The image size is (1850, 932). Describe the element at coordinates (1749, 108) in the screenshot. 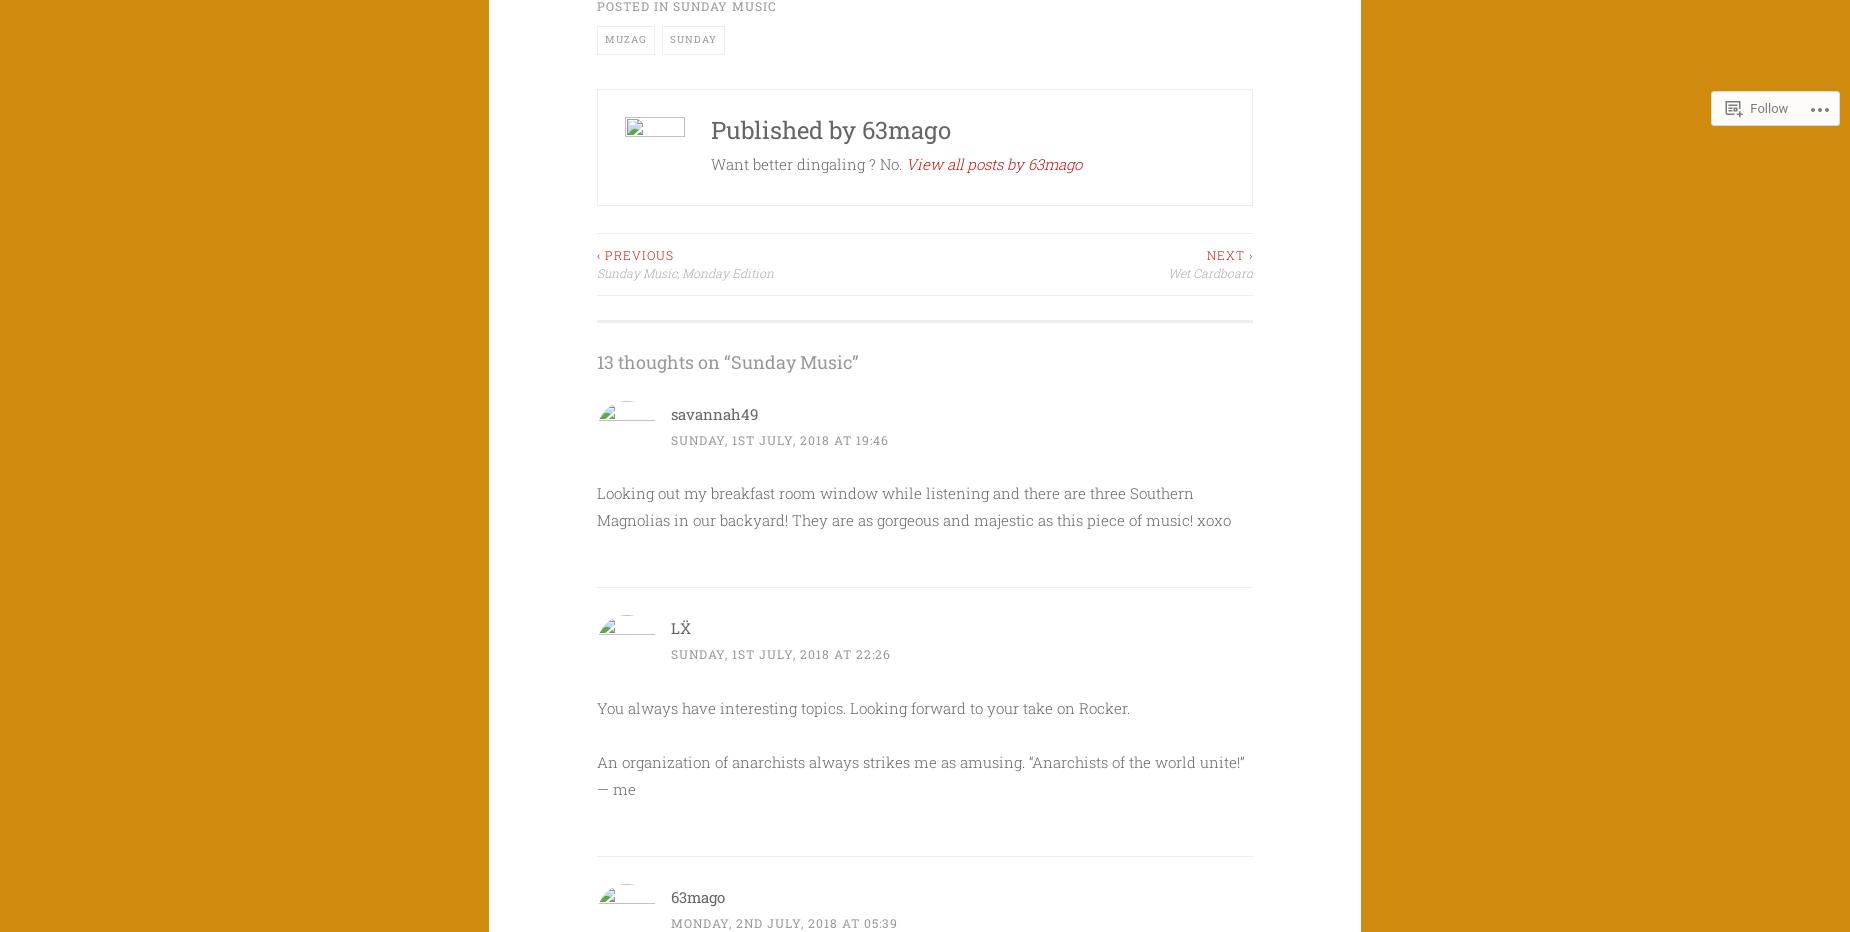

I see `'Follow'` at that location.